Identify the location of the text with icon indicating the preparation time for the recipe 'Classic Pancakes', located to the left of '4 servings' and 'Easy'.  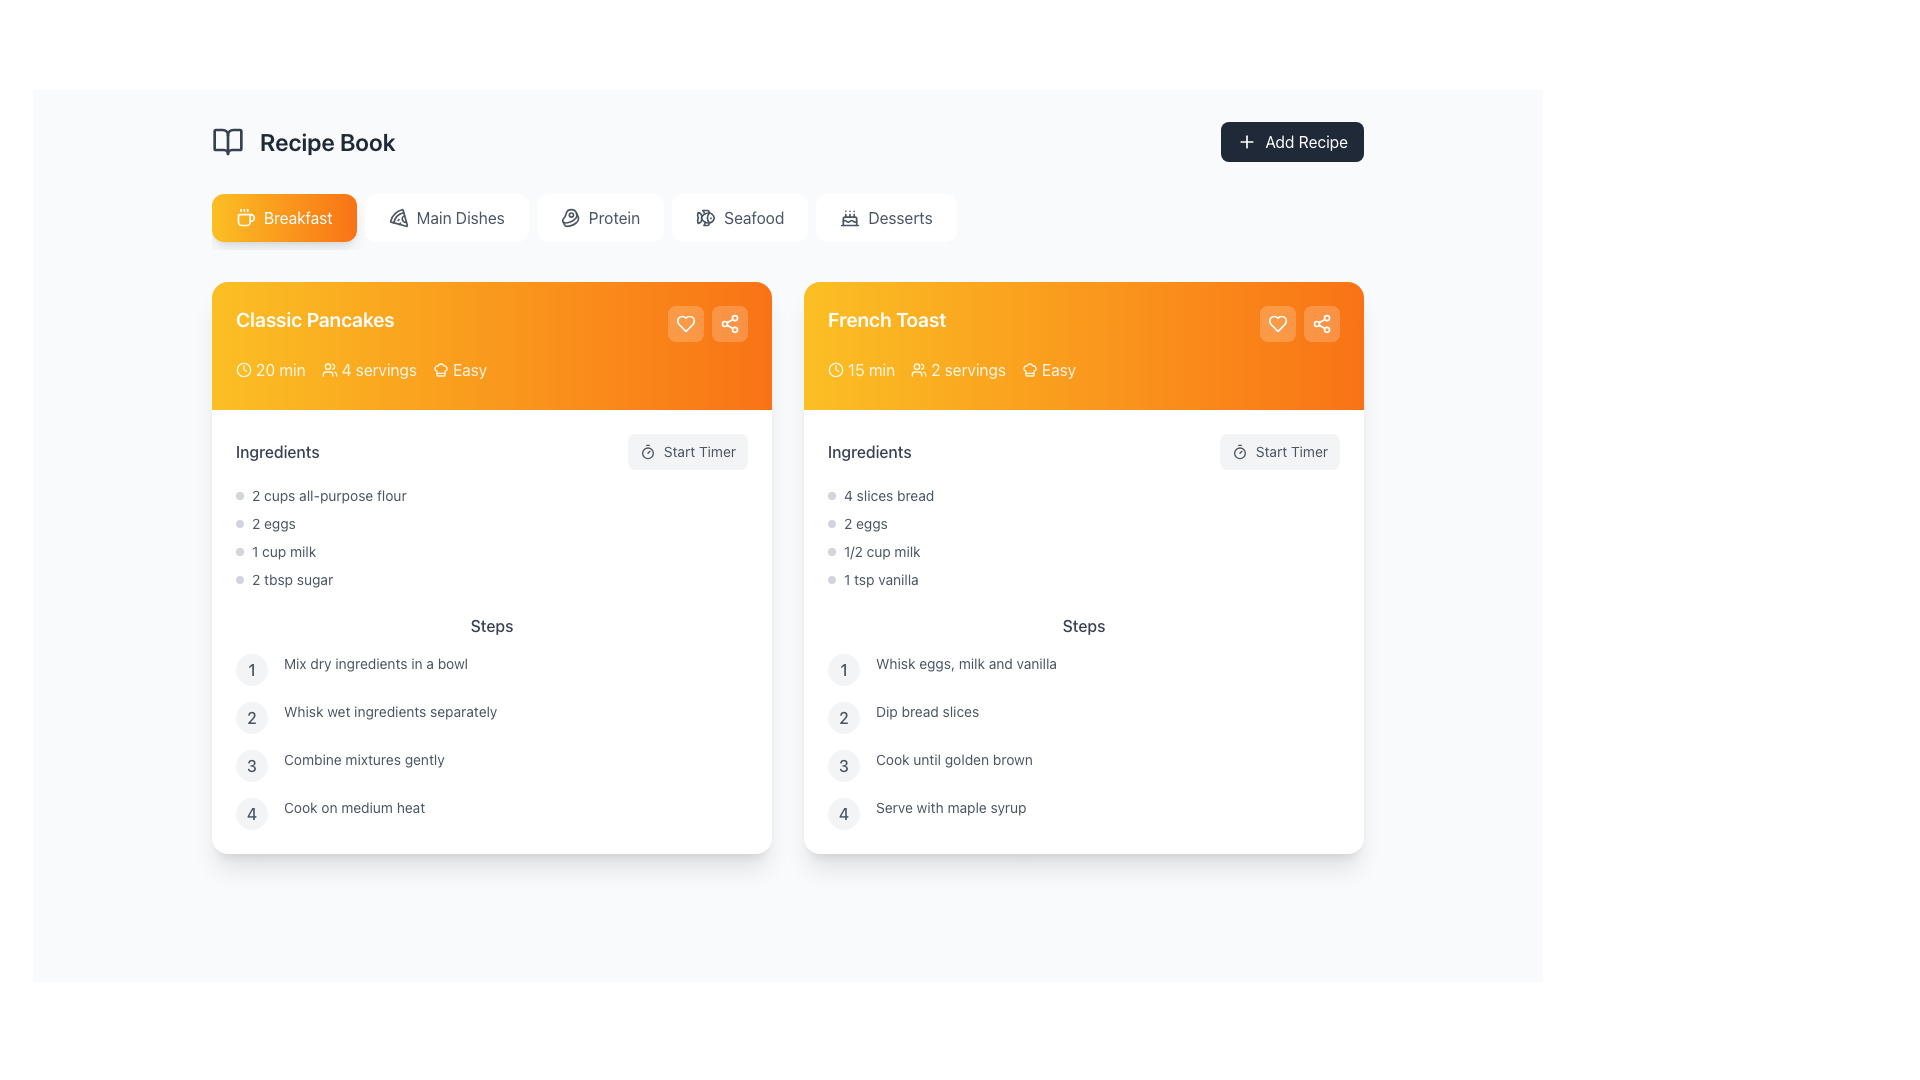
(269, 370).